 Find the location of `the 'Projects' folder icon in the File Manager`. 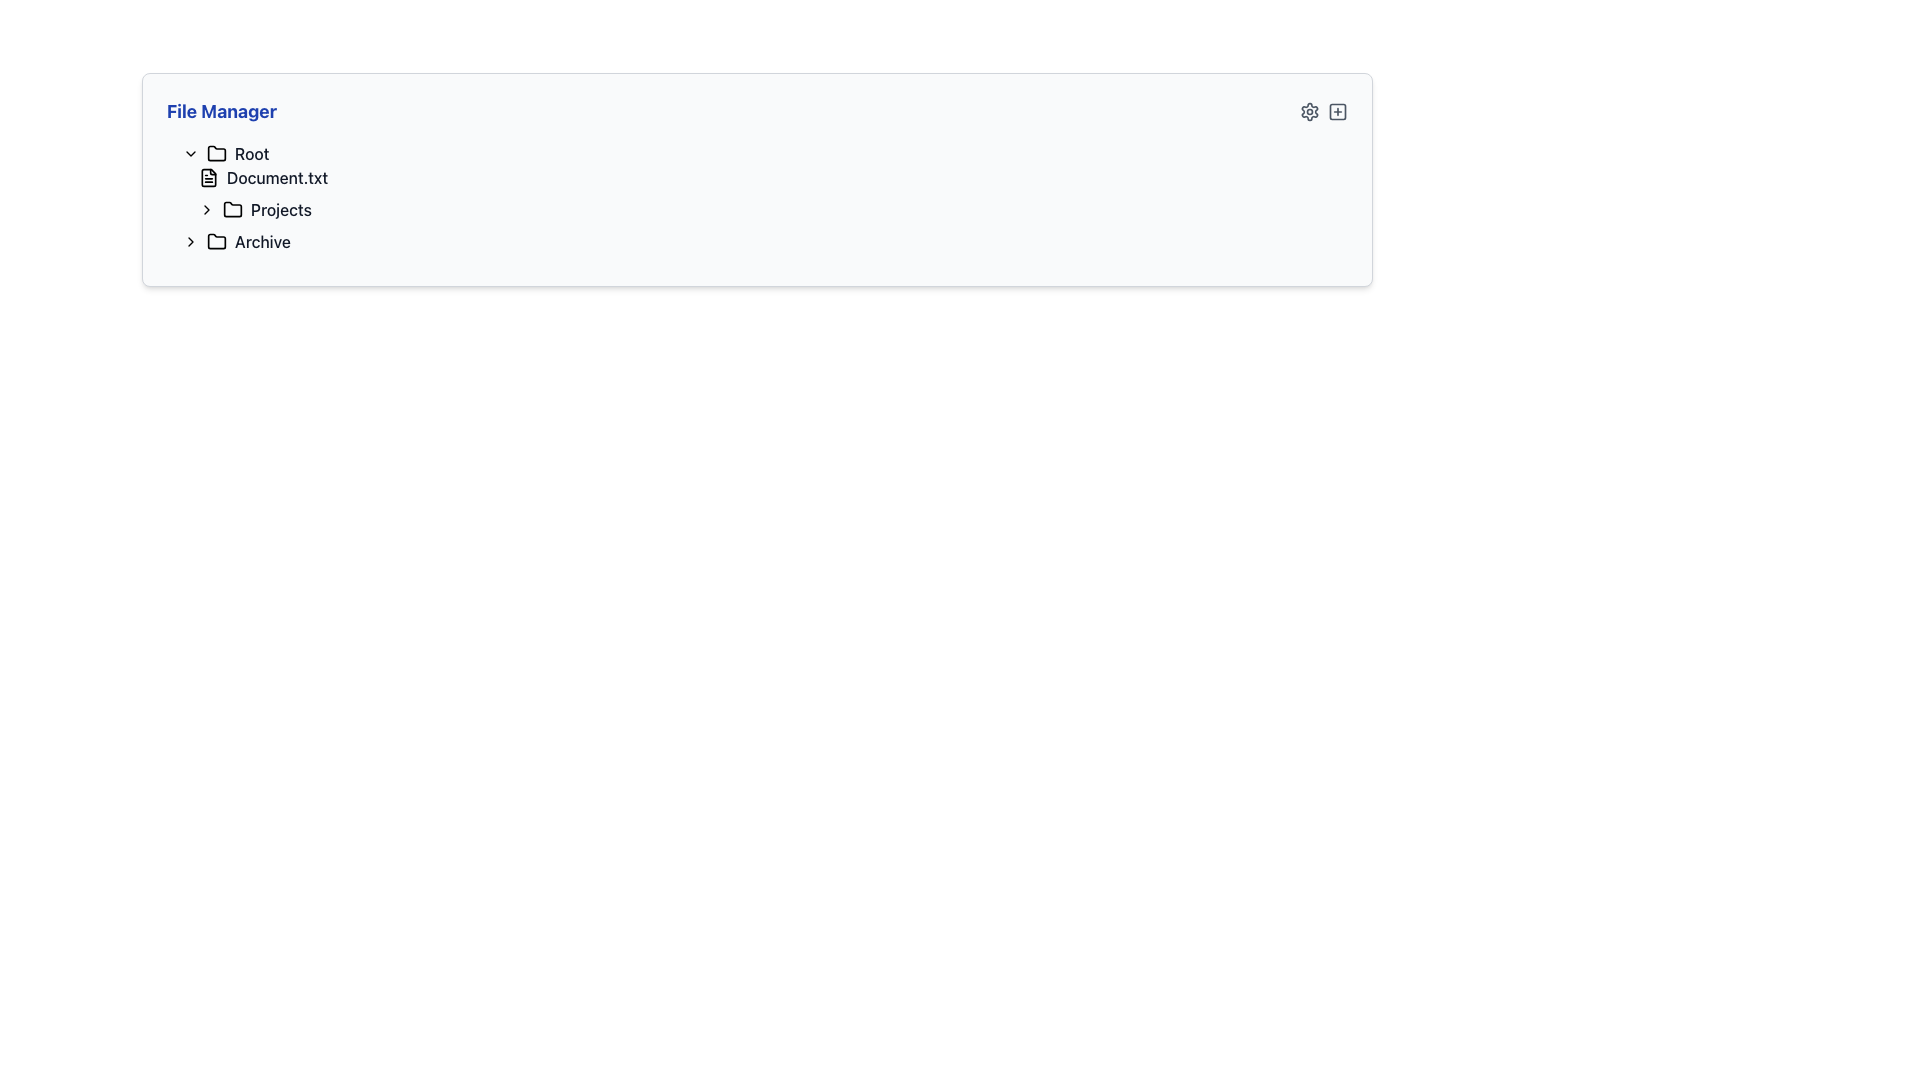

the 'Projects' folder icon in the File Manager is located at coordinates (233, 208).